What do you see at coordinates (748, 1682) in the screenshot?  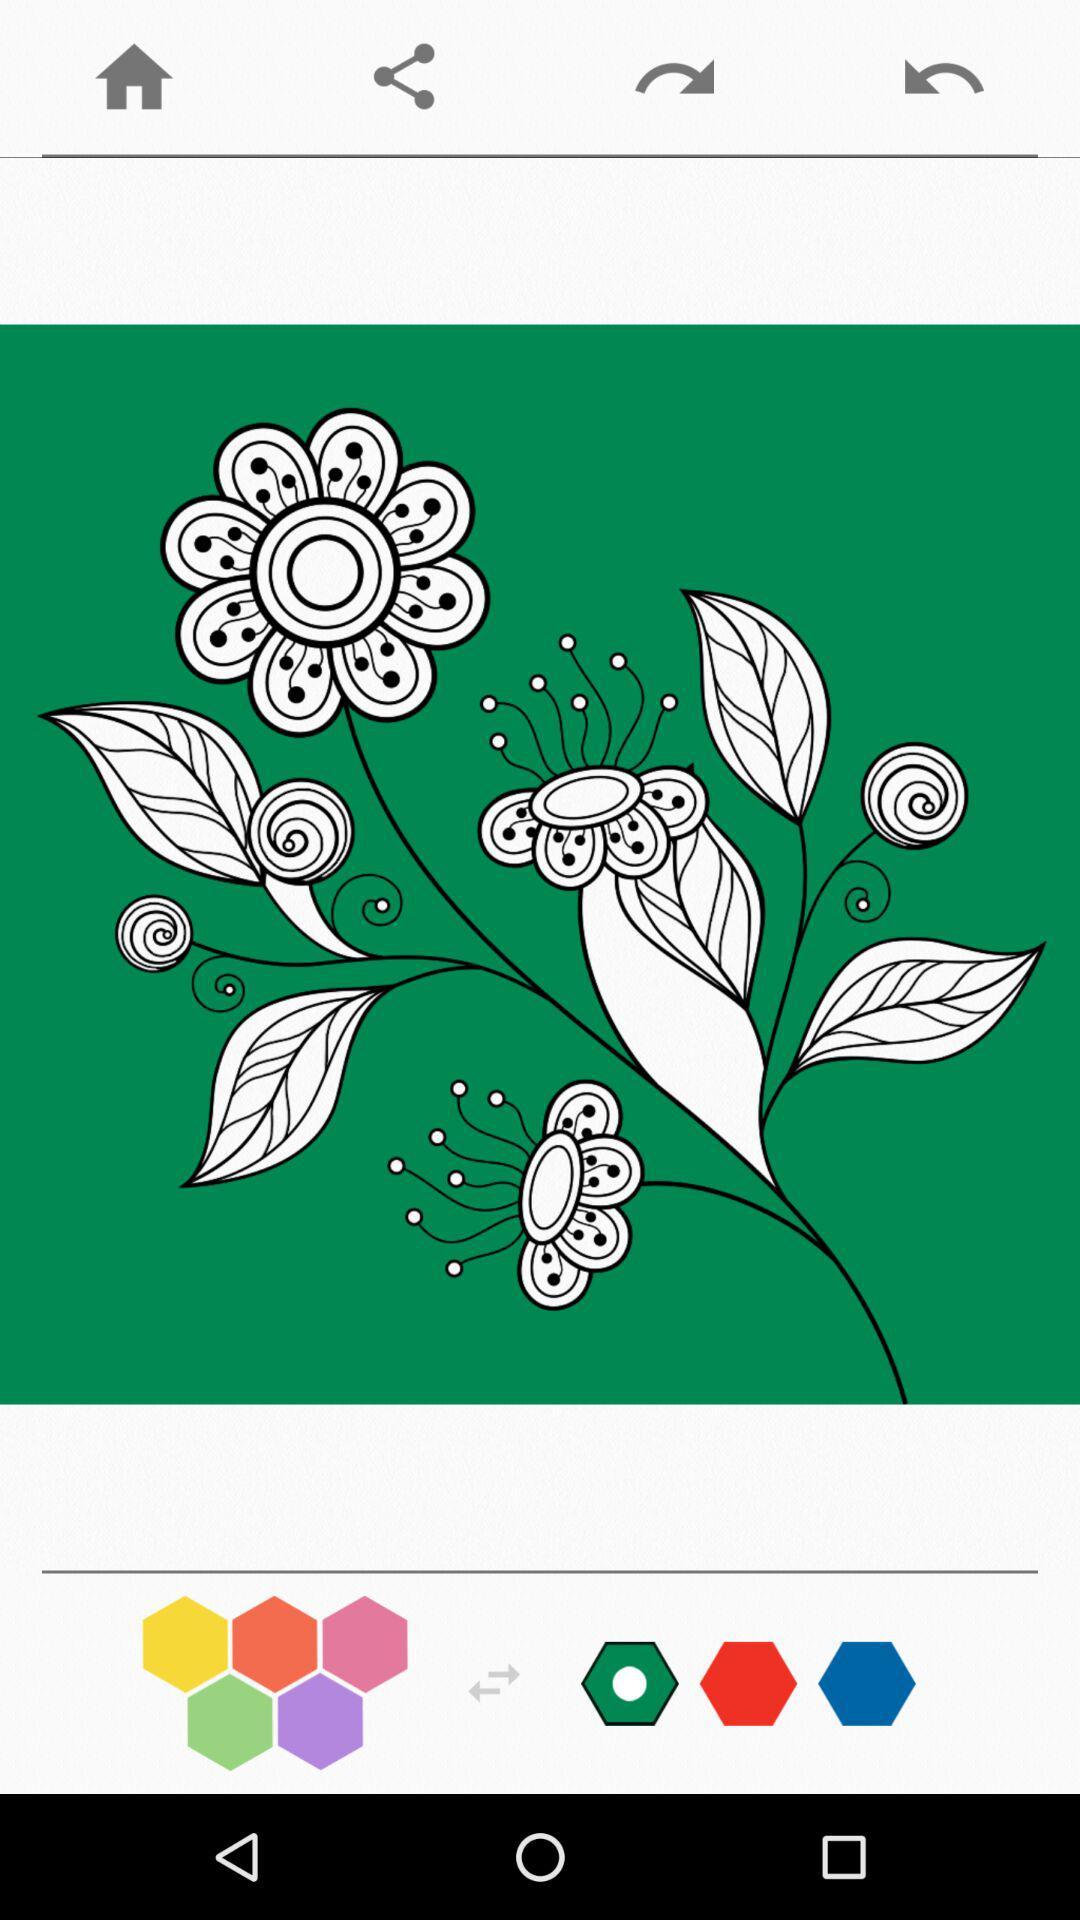 I see `the star icon` at bounding box center [748, 1682].